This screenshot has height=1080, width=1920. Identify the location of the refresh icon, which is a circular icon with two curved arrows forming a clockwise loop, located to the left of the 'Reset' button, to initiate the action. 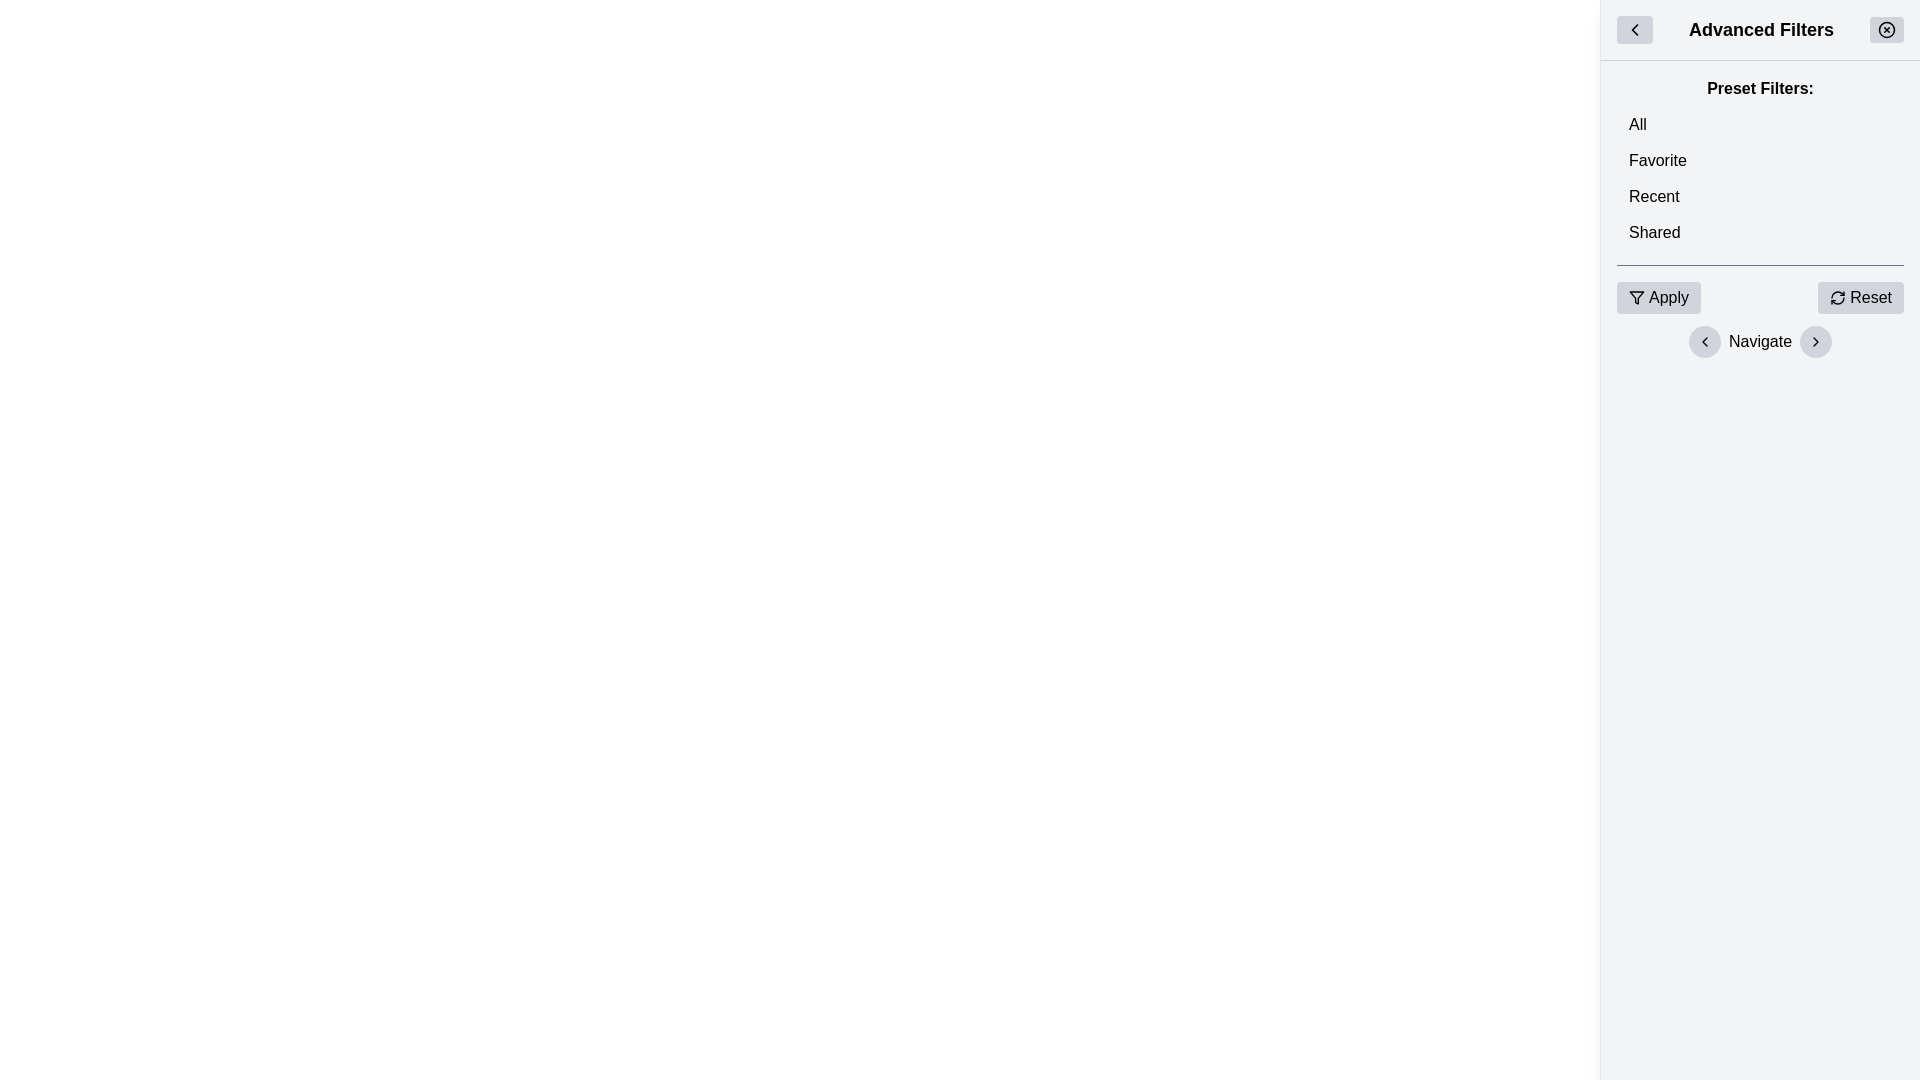
(1838, 297).